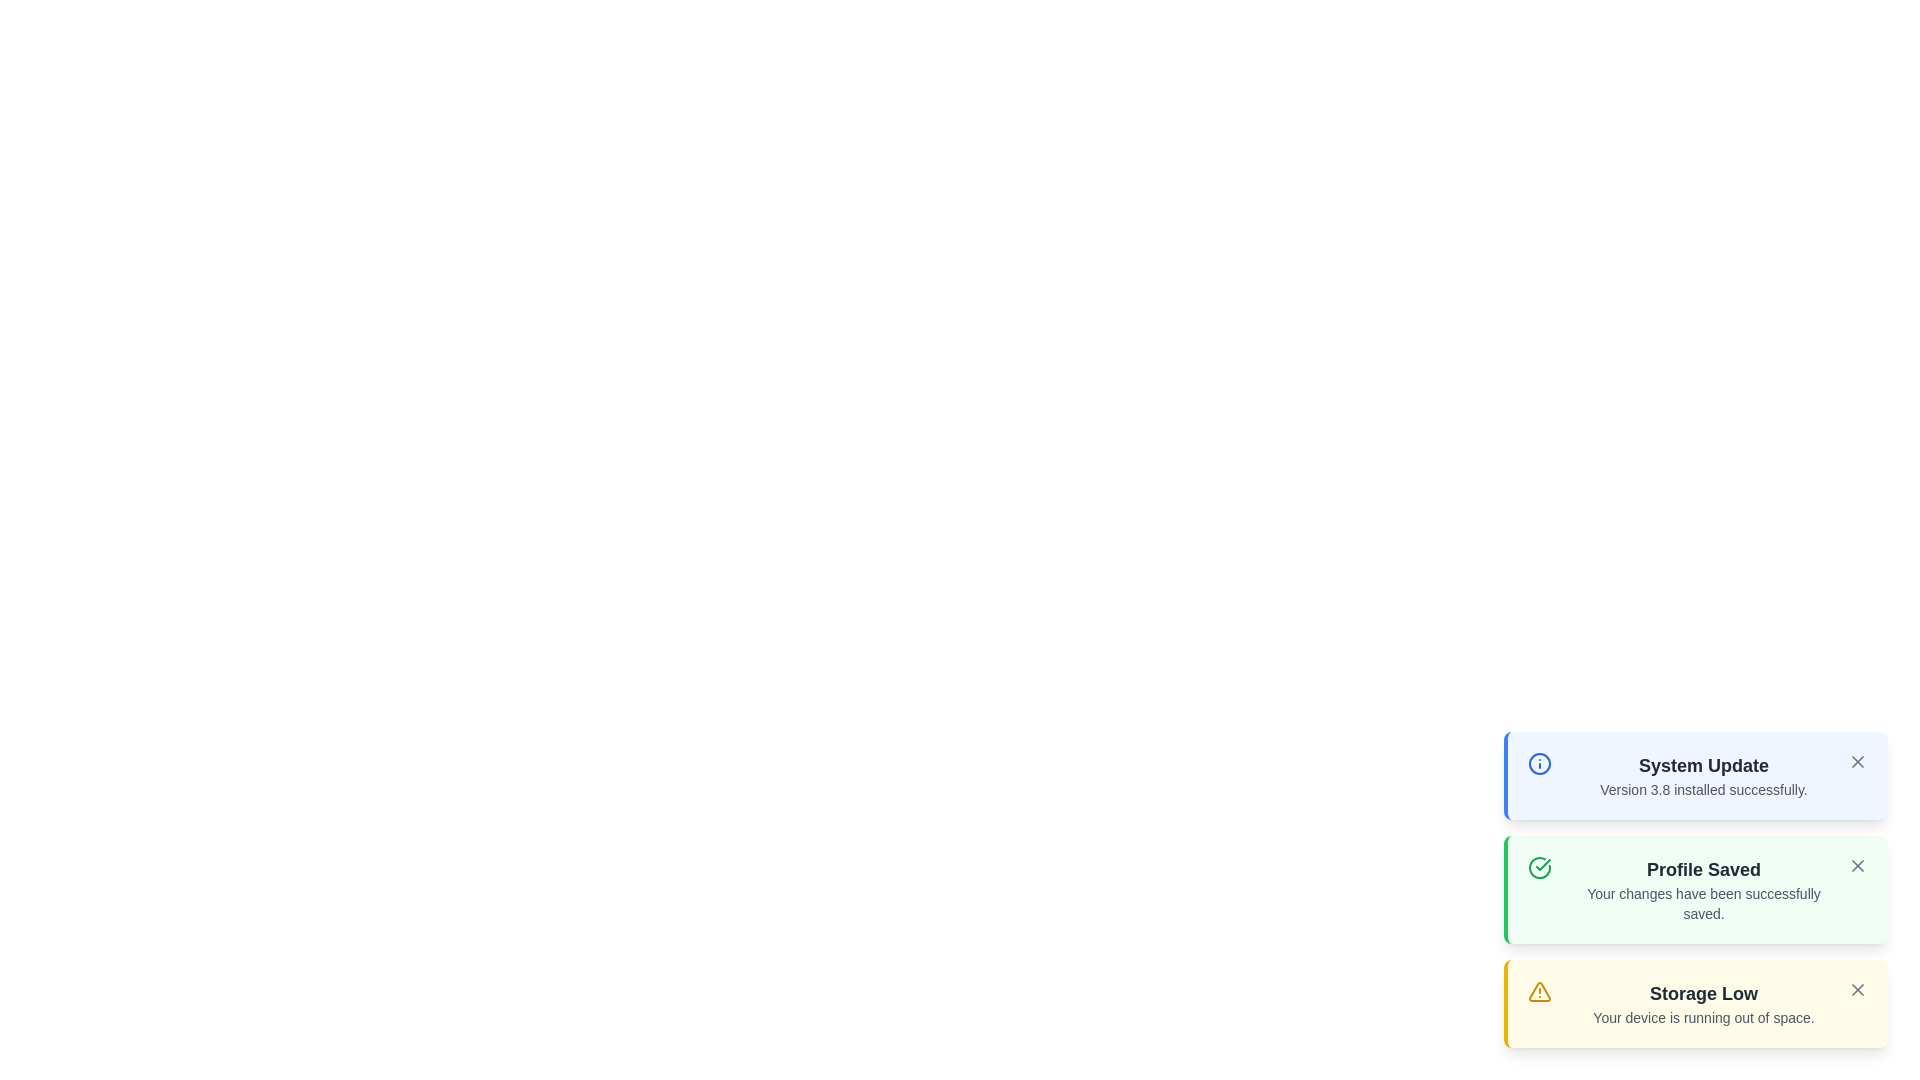 This screenshot has height=1080, width=1920. Describe the element at coordinates (1703, 765) in the screenshot. I see `the text content of the notification titled System Update` at that location.